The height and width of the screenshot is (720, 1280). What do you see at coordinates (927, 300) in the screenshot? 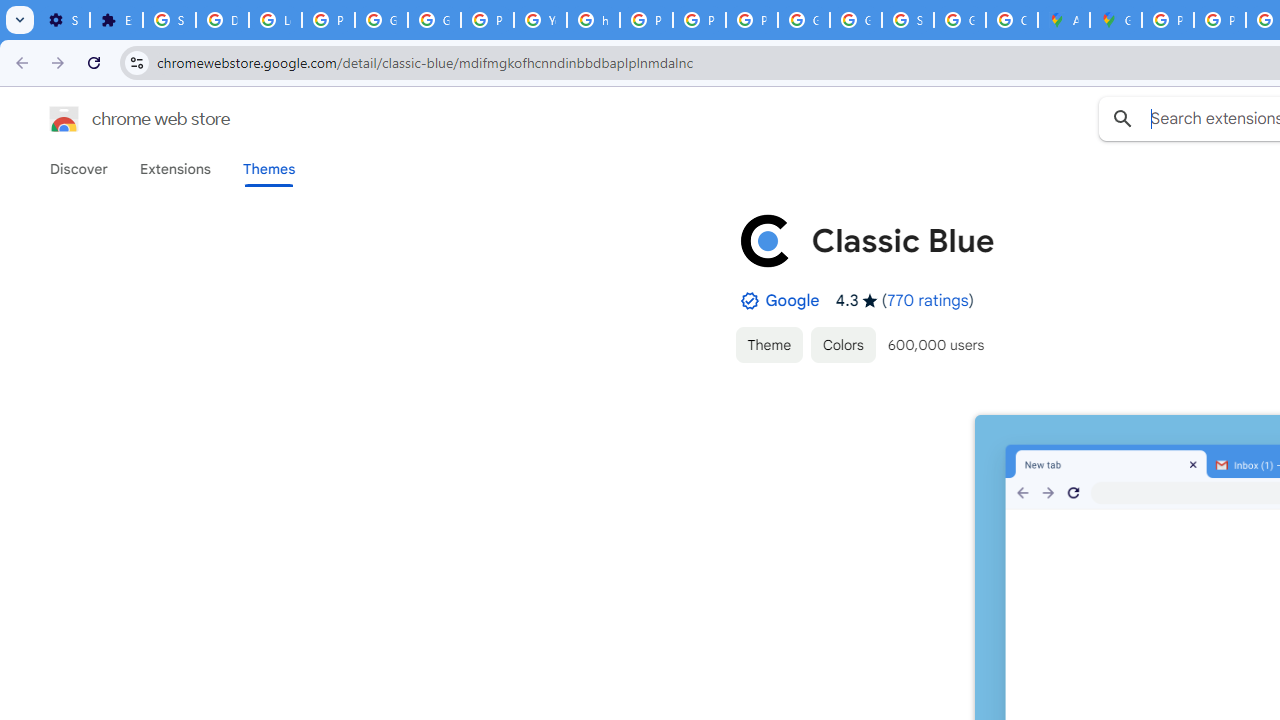
I see `'770 ratings'` at bounding box center [927, 300].